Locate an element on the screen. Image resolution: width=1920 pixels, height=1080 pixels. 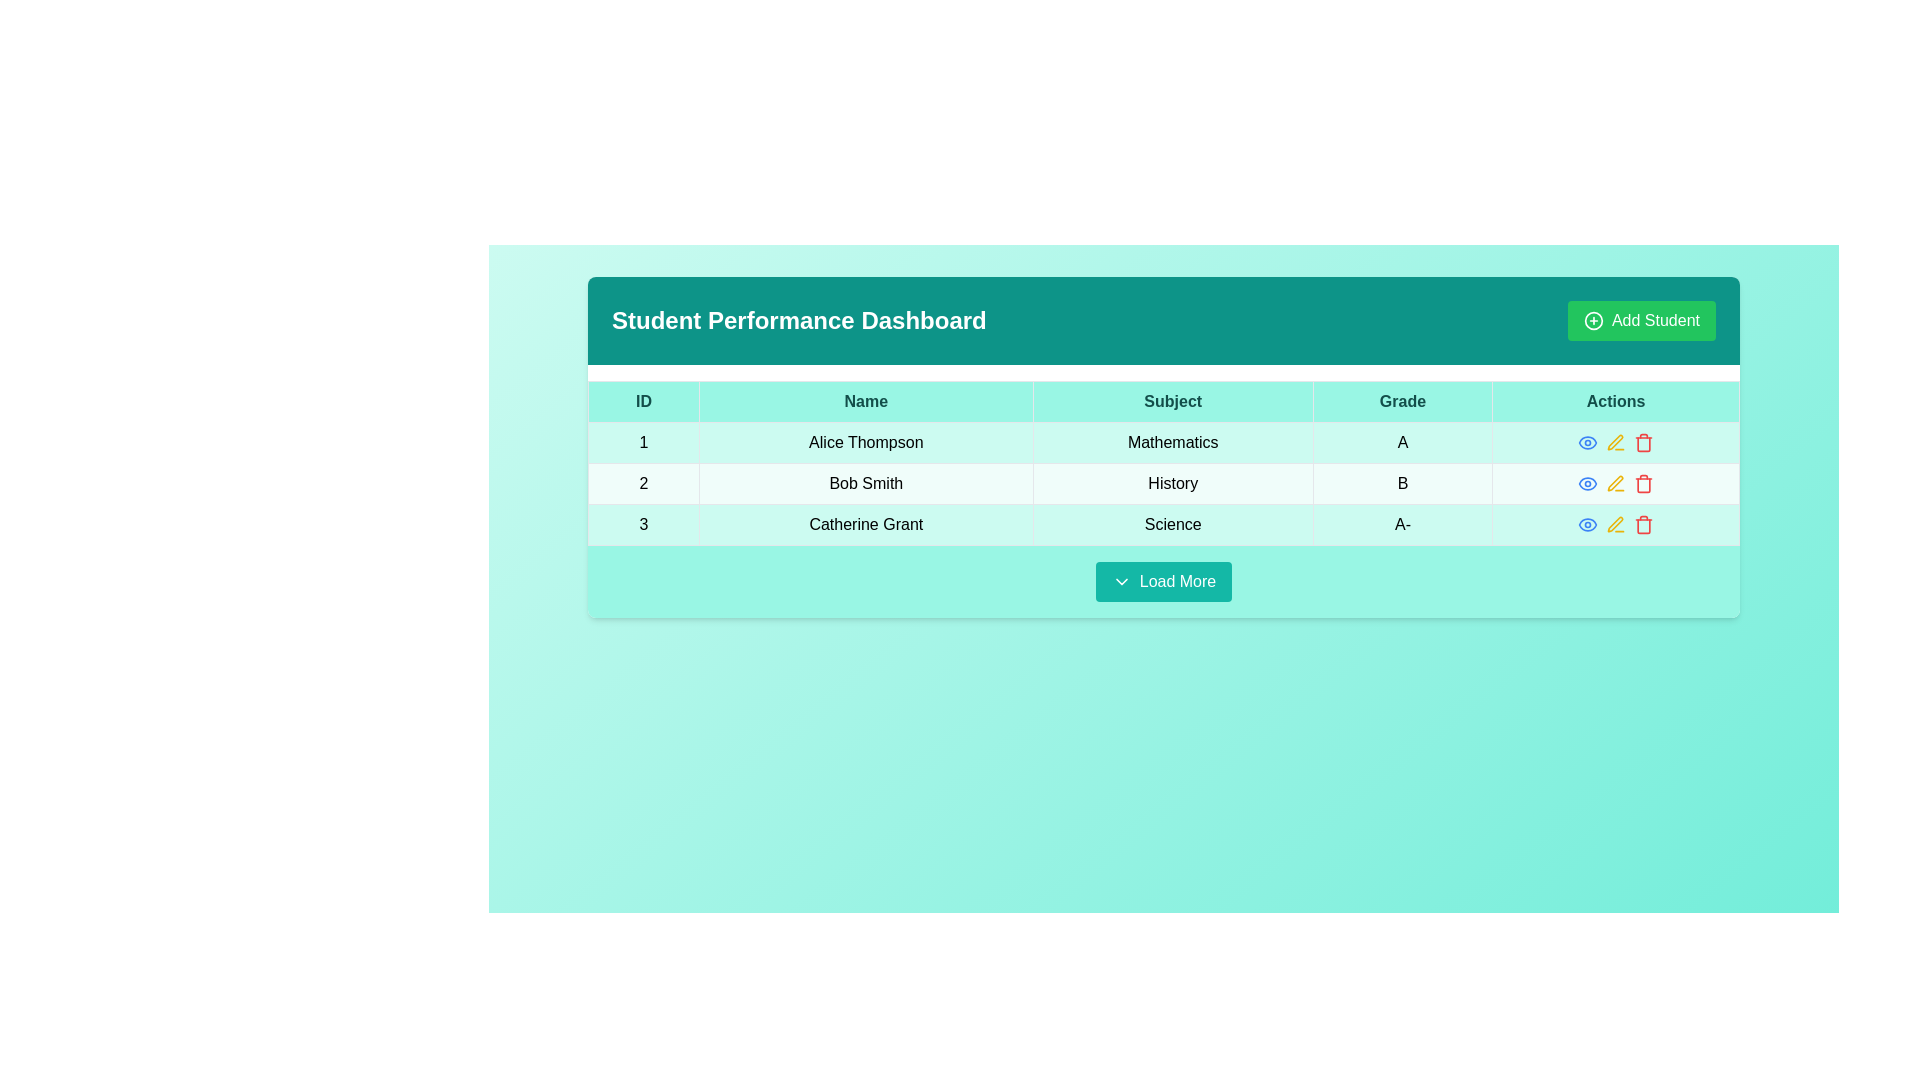
the editing icon button located in the 'Actions' column of the first row of the table is located at coordinates (1616, 442).